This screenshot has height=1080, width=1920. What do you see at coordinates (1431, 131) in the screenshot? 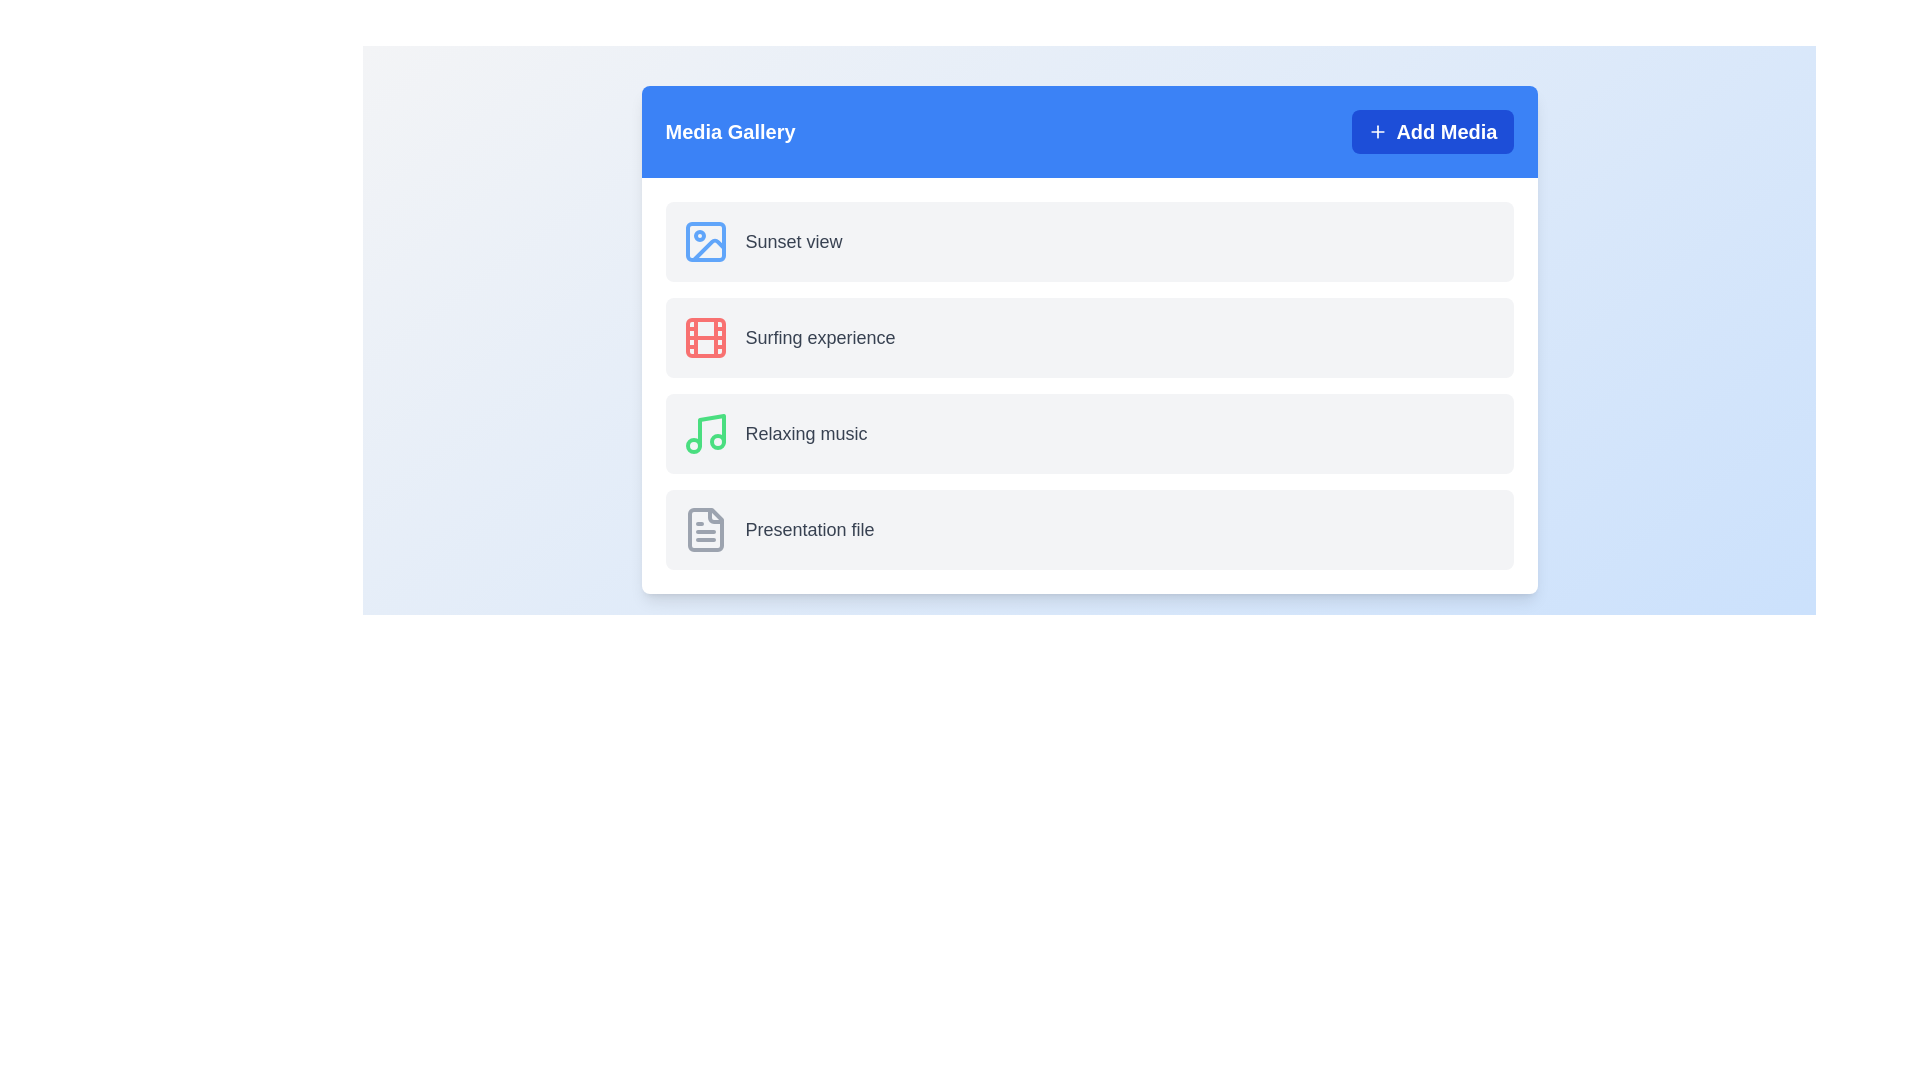
I see `the 'Add Media' button, which is a blue rectangular button with rounded corners, located in the top-right corner of the 'Media Gallery' horizontal bar` at bounding box center [1431, 131].